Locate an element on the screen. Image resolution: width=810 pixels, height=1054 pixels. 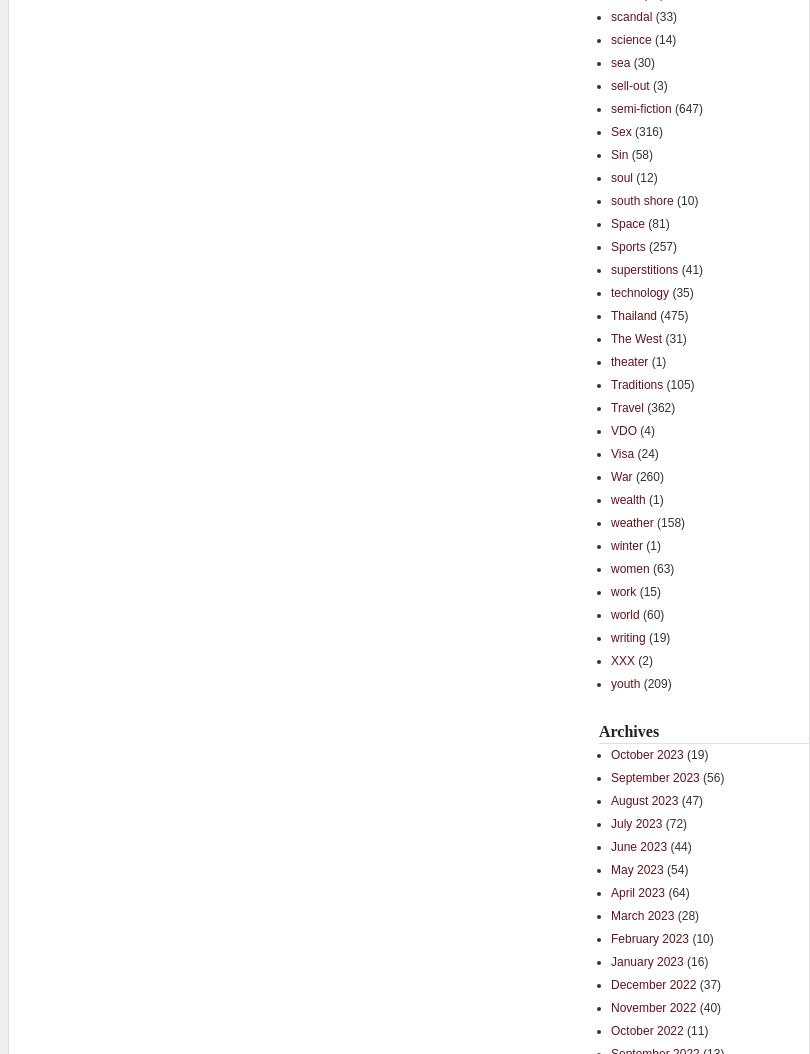
'scandal' is located at coordinates (630, 16).